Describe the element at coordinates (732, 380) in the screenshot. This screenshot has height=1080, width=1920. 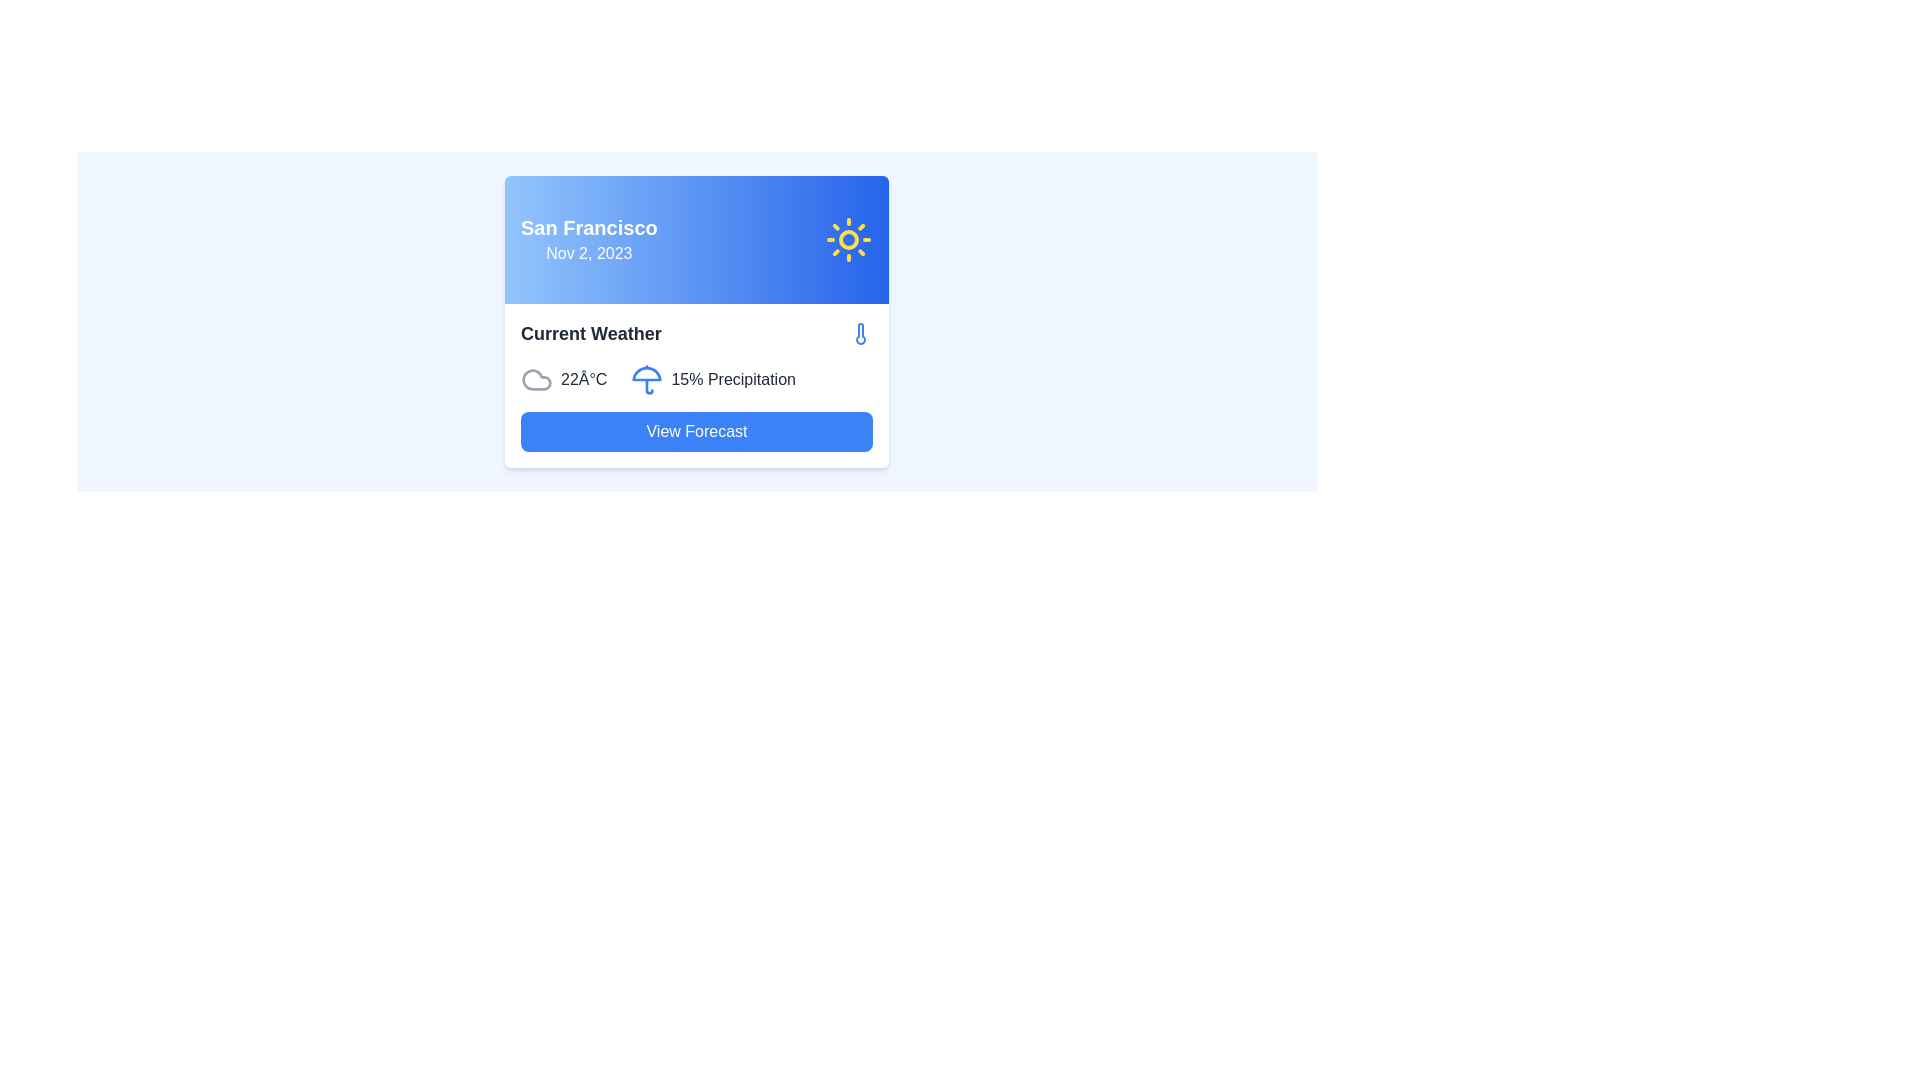
I see `the text label displaying '15% Precipitation' in gray color, positioned to the right of a blue umbrella icon, located centrally under the 'Current Weather' title` at that location.